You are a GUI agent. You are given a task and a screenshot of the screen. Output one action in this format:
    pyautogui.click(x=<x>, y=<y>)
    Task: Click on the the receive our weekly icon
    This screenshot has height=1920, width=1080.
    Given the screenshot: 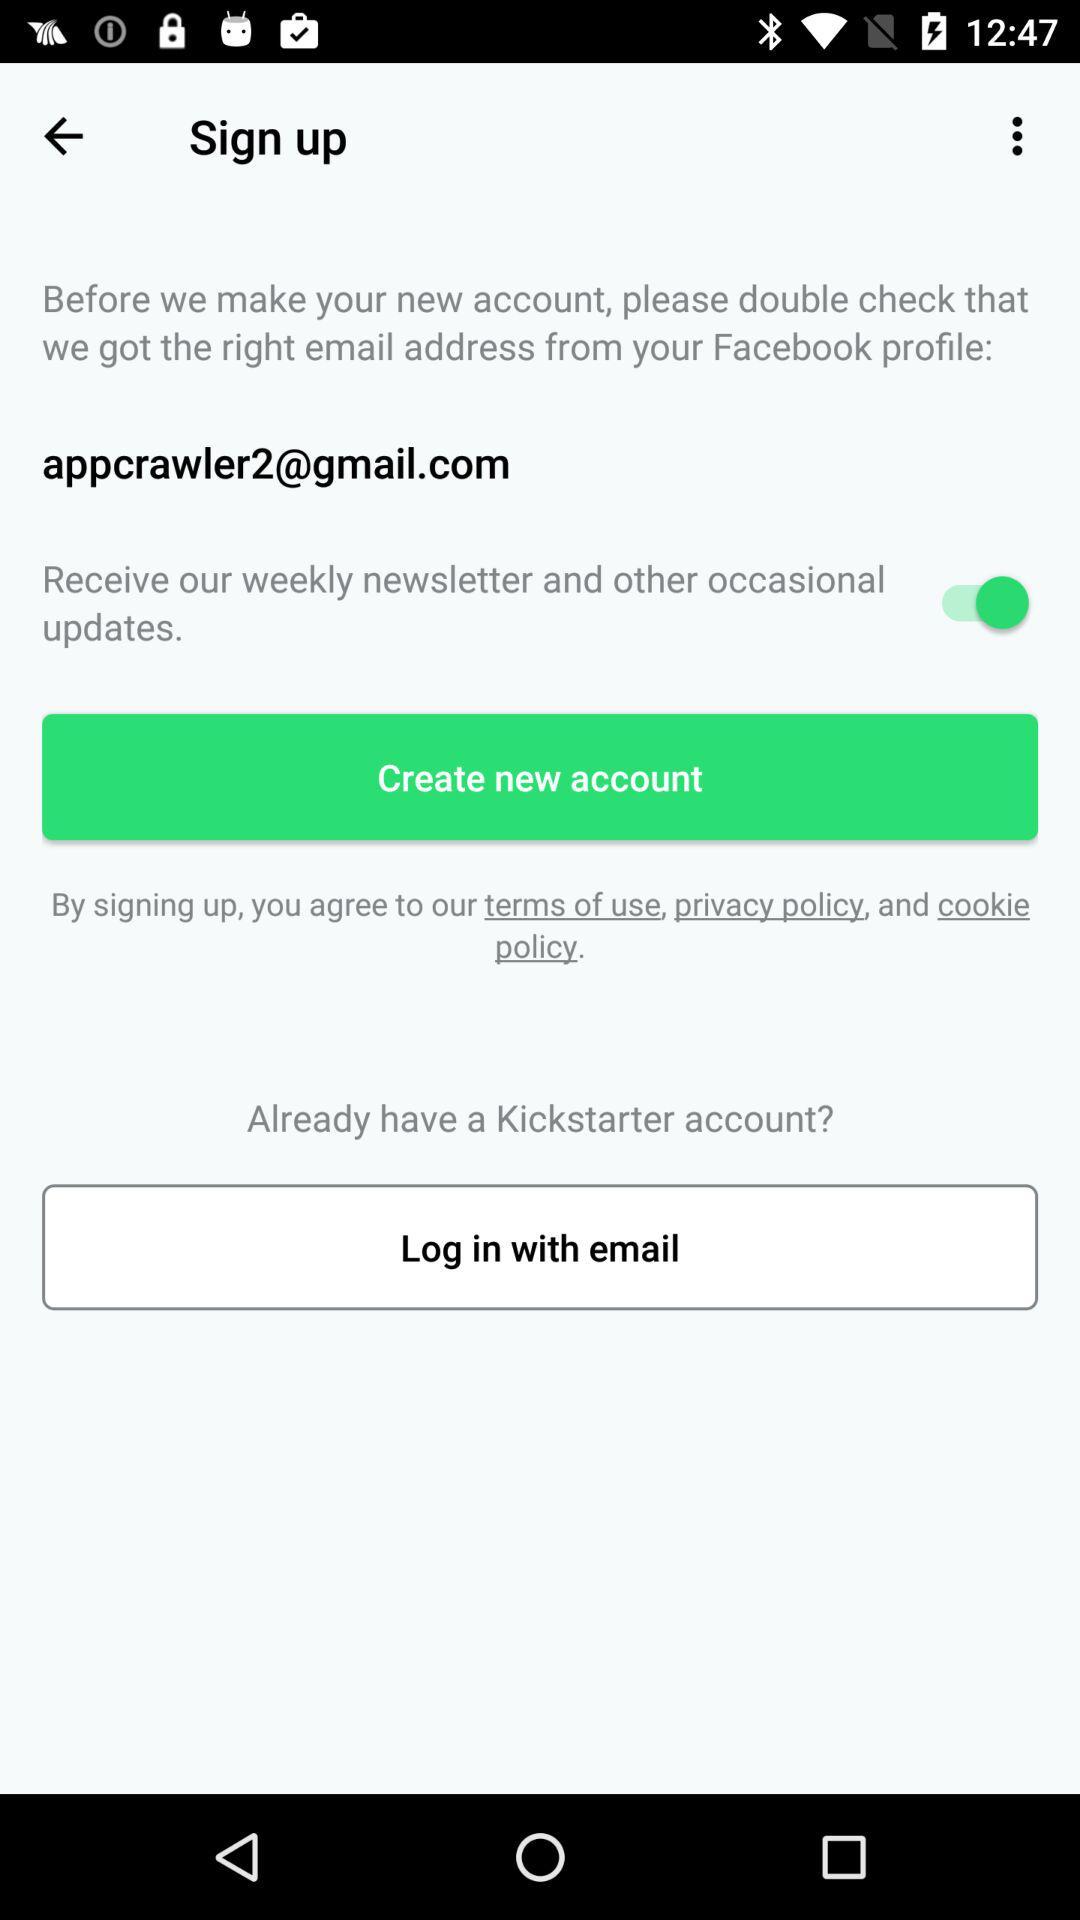 What is the action you would take?
    pyautogui.click(x=540, y=601)
    